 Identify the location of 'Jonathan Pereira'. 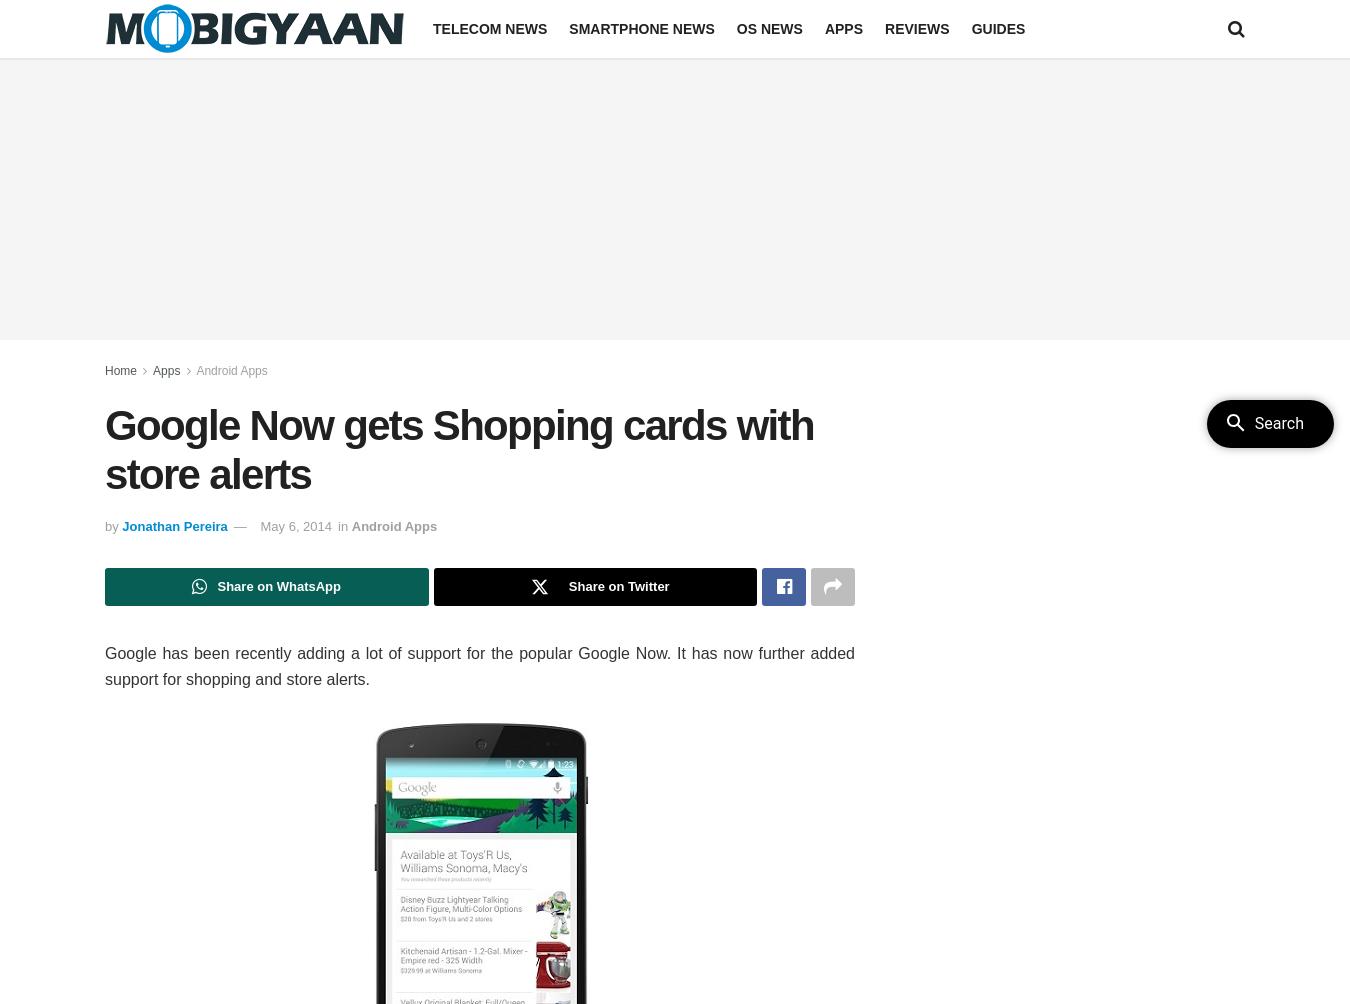
(122, 525).